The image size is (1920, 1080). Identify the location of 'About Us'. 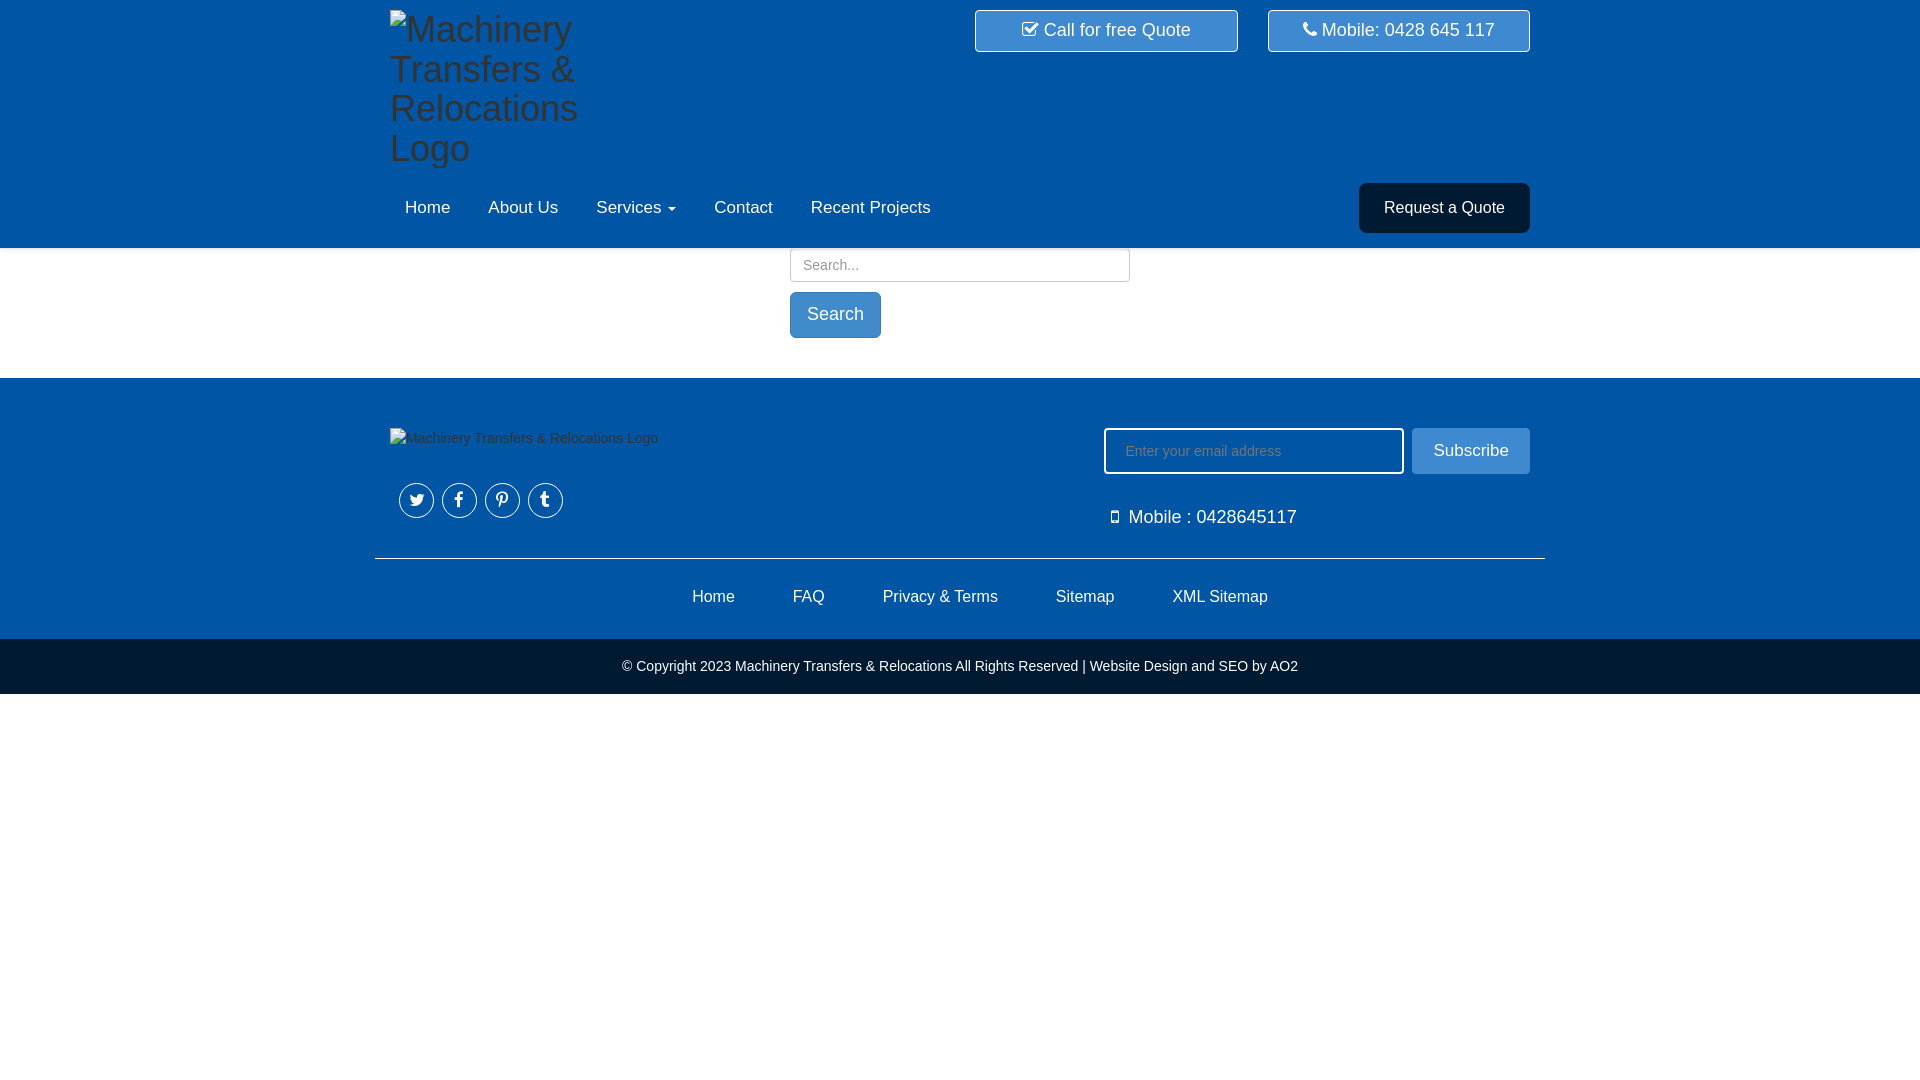
(472, 208).